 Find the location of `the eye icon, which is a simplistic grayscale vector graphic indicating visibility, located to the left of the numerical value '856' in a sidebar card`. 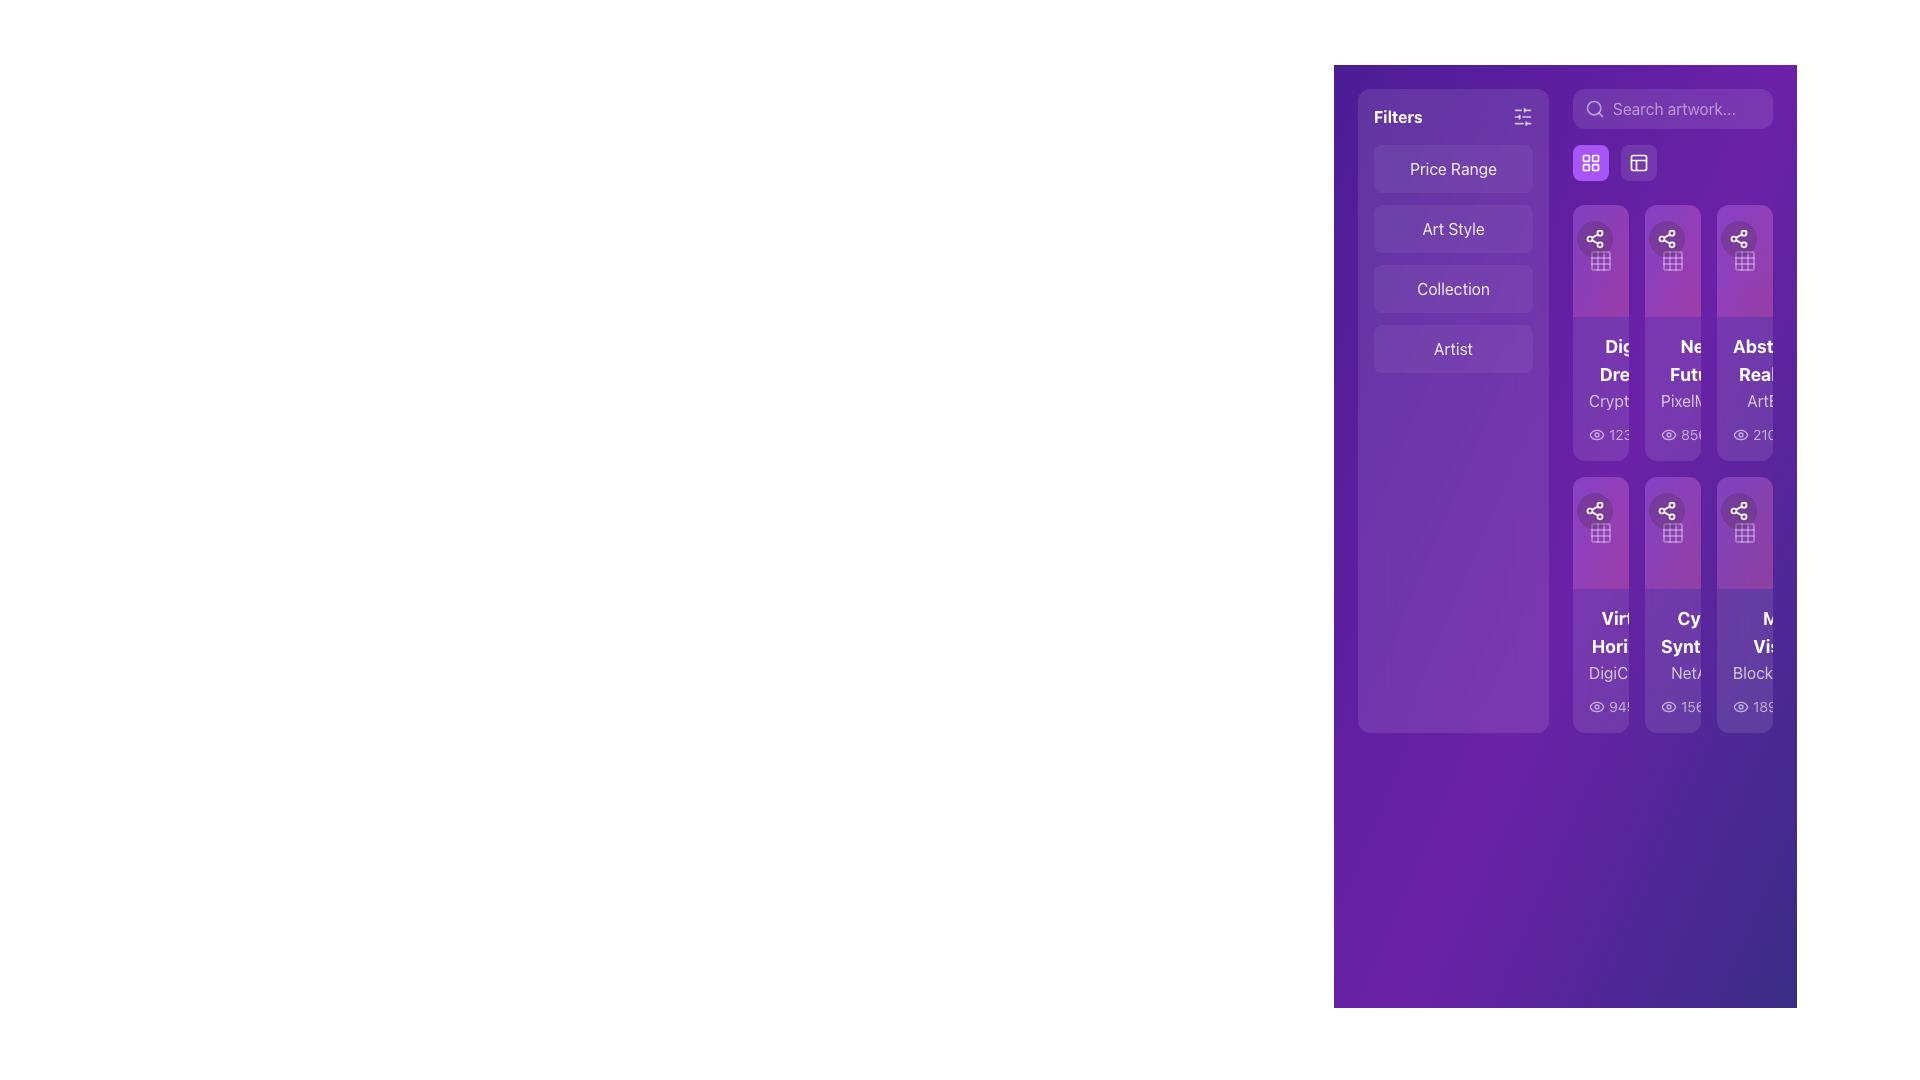

the eye icon, which is a simplistic grayscale vector graphic indicating visibility, located to the left of the numerical value '856' in a sidebar card is located at coordinates (1669, 434).